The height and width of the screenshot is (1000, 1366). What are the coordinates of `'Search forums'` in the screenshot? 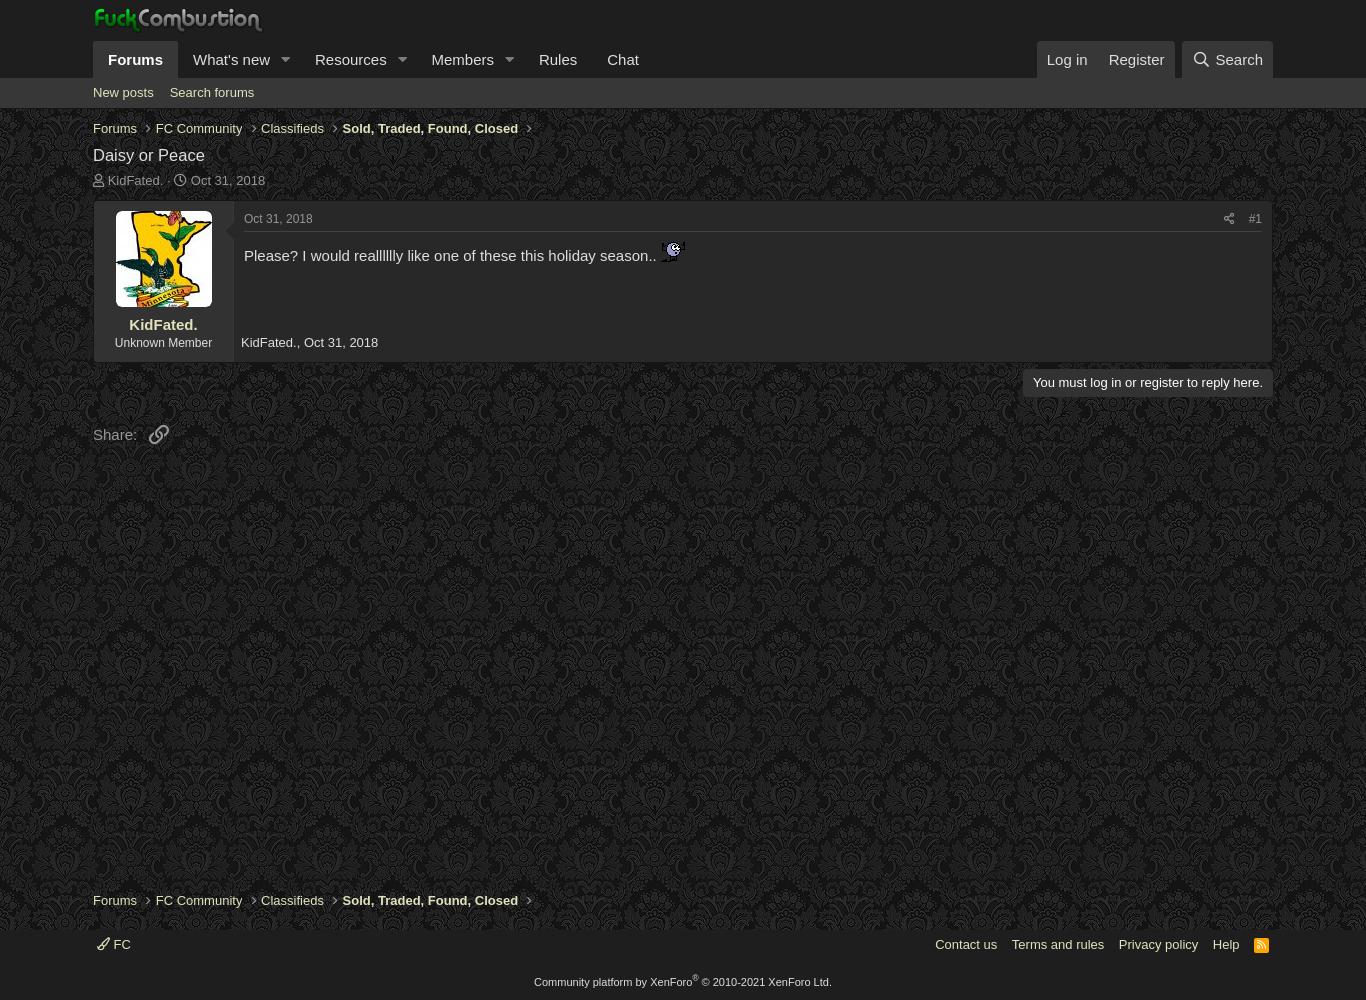 It's located at (210, 91).